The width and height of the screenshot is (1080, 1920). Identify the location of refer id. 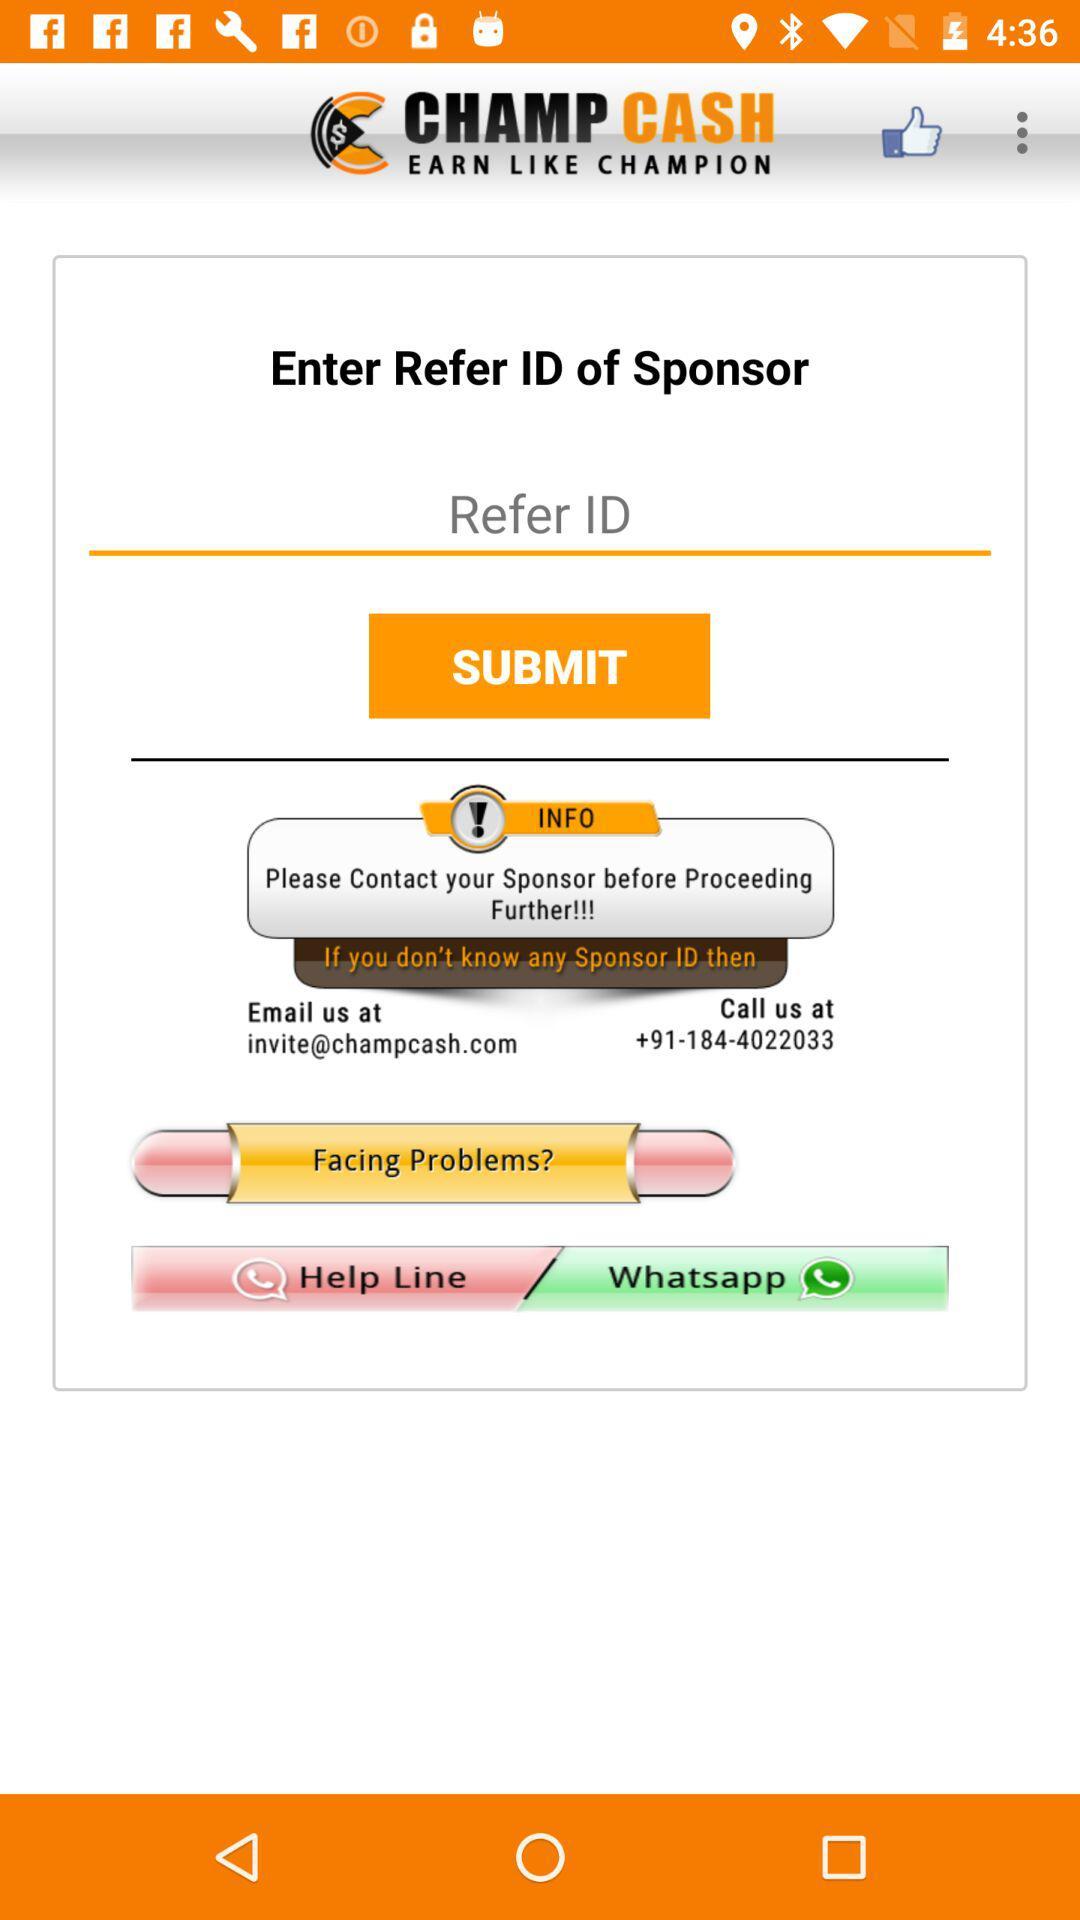
(540, 512).